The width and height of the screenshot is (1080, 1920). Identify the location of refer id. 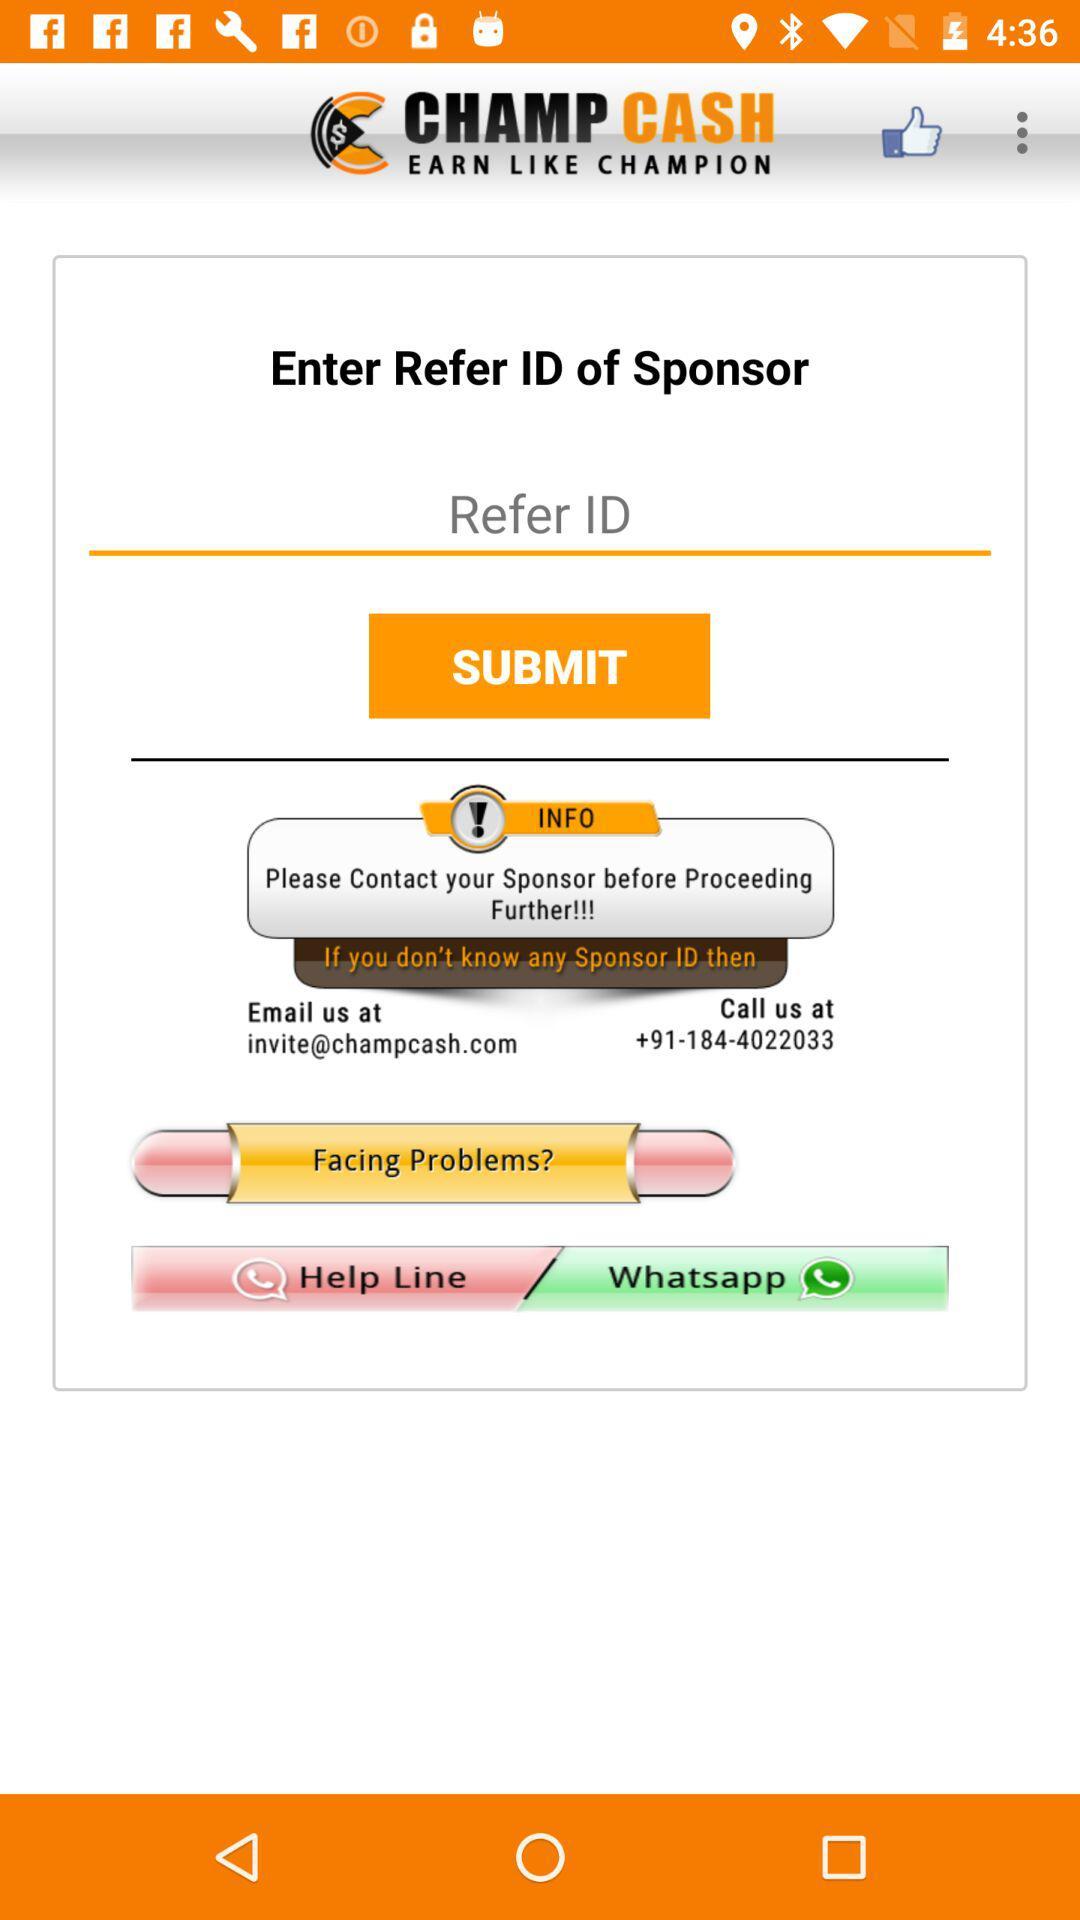
(540, 512).